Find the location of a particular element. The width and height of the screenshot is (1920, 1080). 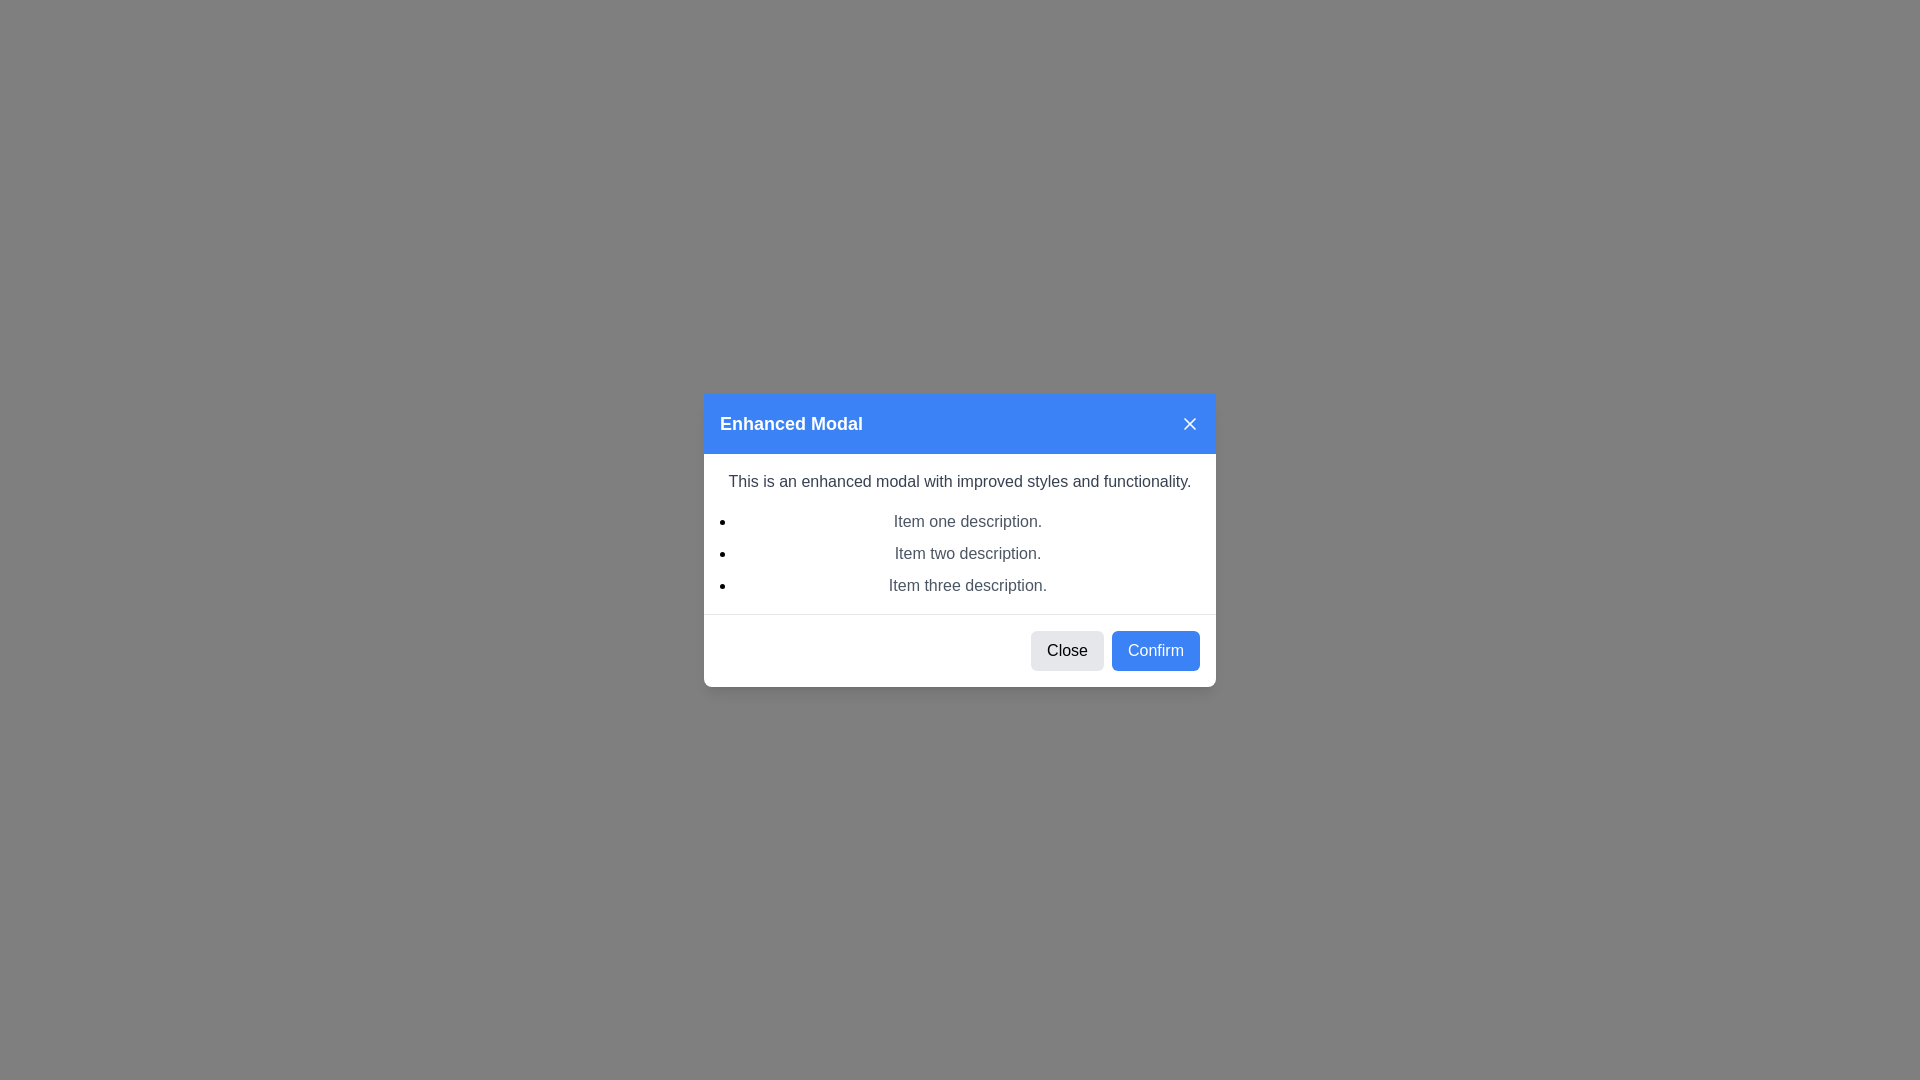

the close button icon, which is a small 'X' shaped icon located at the top-right corner of the modal dialog is located at coordinates (1190, 422).